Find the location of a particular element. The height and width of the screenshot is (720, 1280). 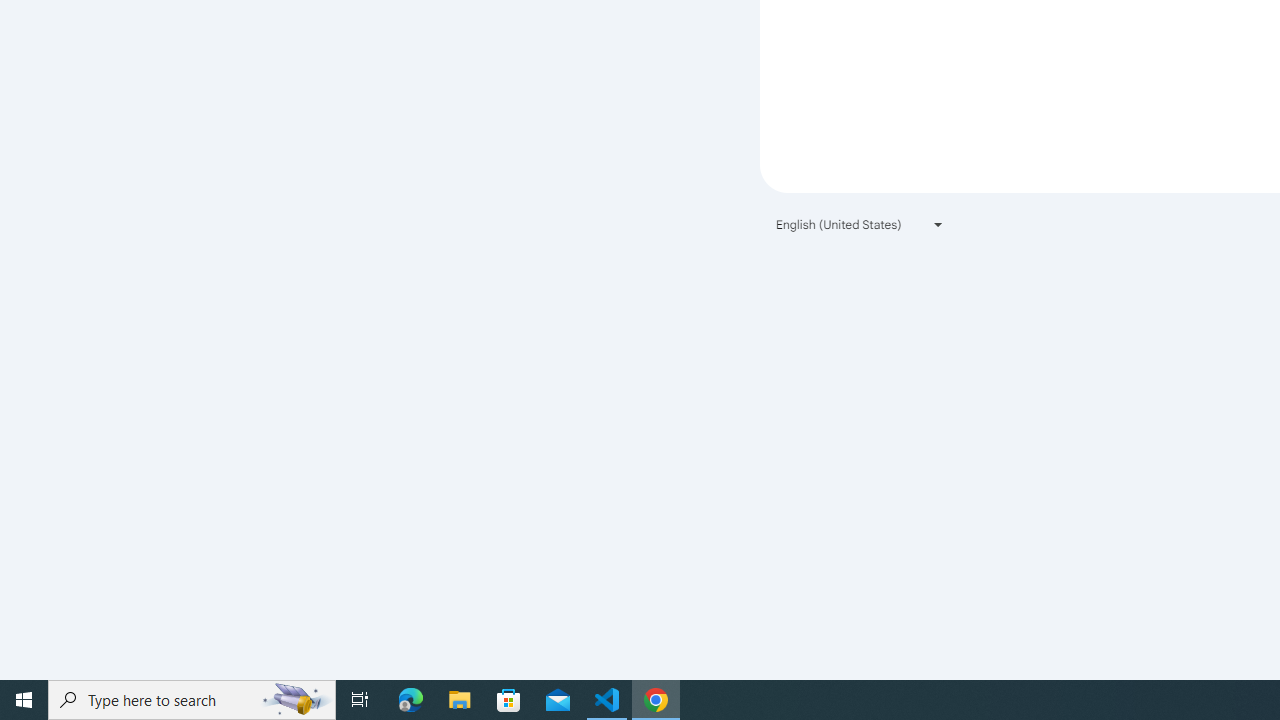

'English (United States)' is located at coordinates (860, 224).